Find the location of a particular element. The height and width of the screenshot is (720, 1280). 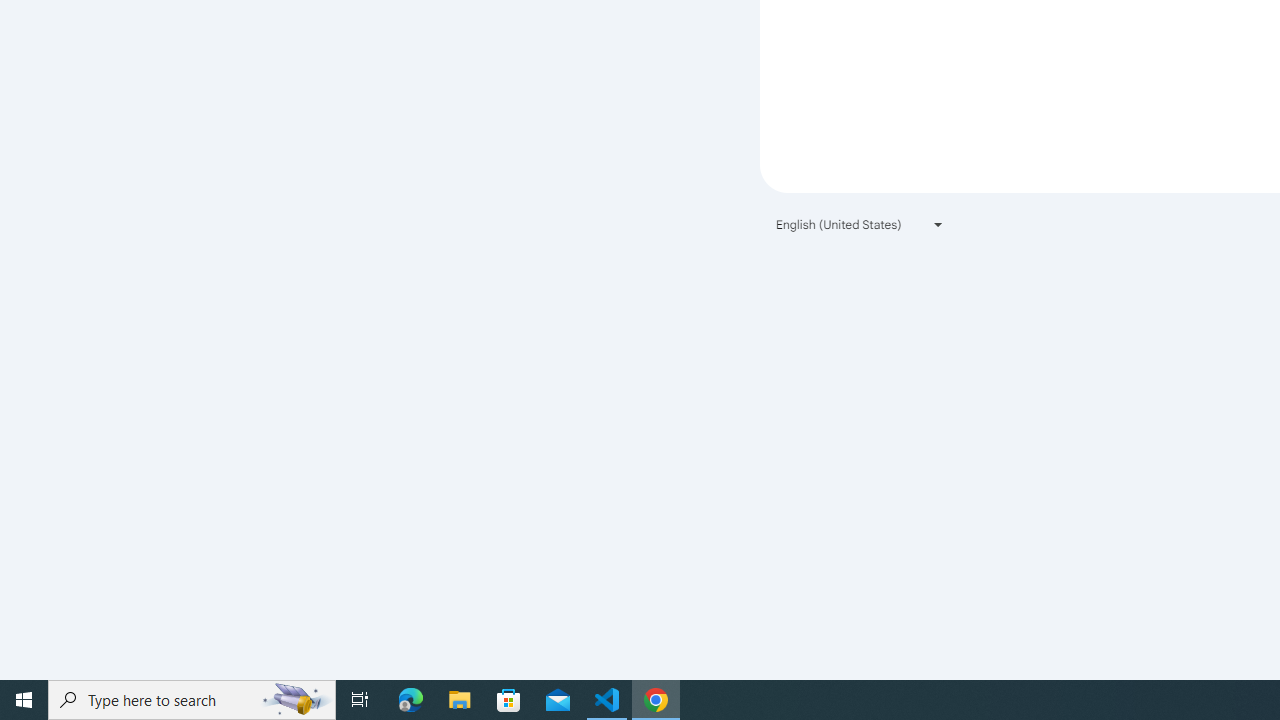

'English (United States)' is located at coordinates (860, 224).